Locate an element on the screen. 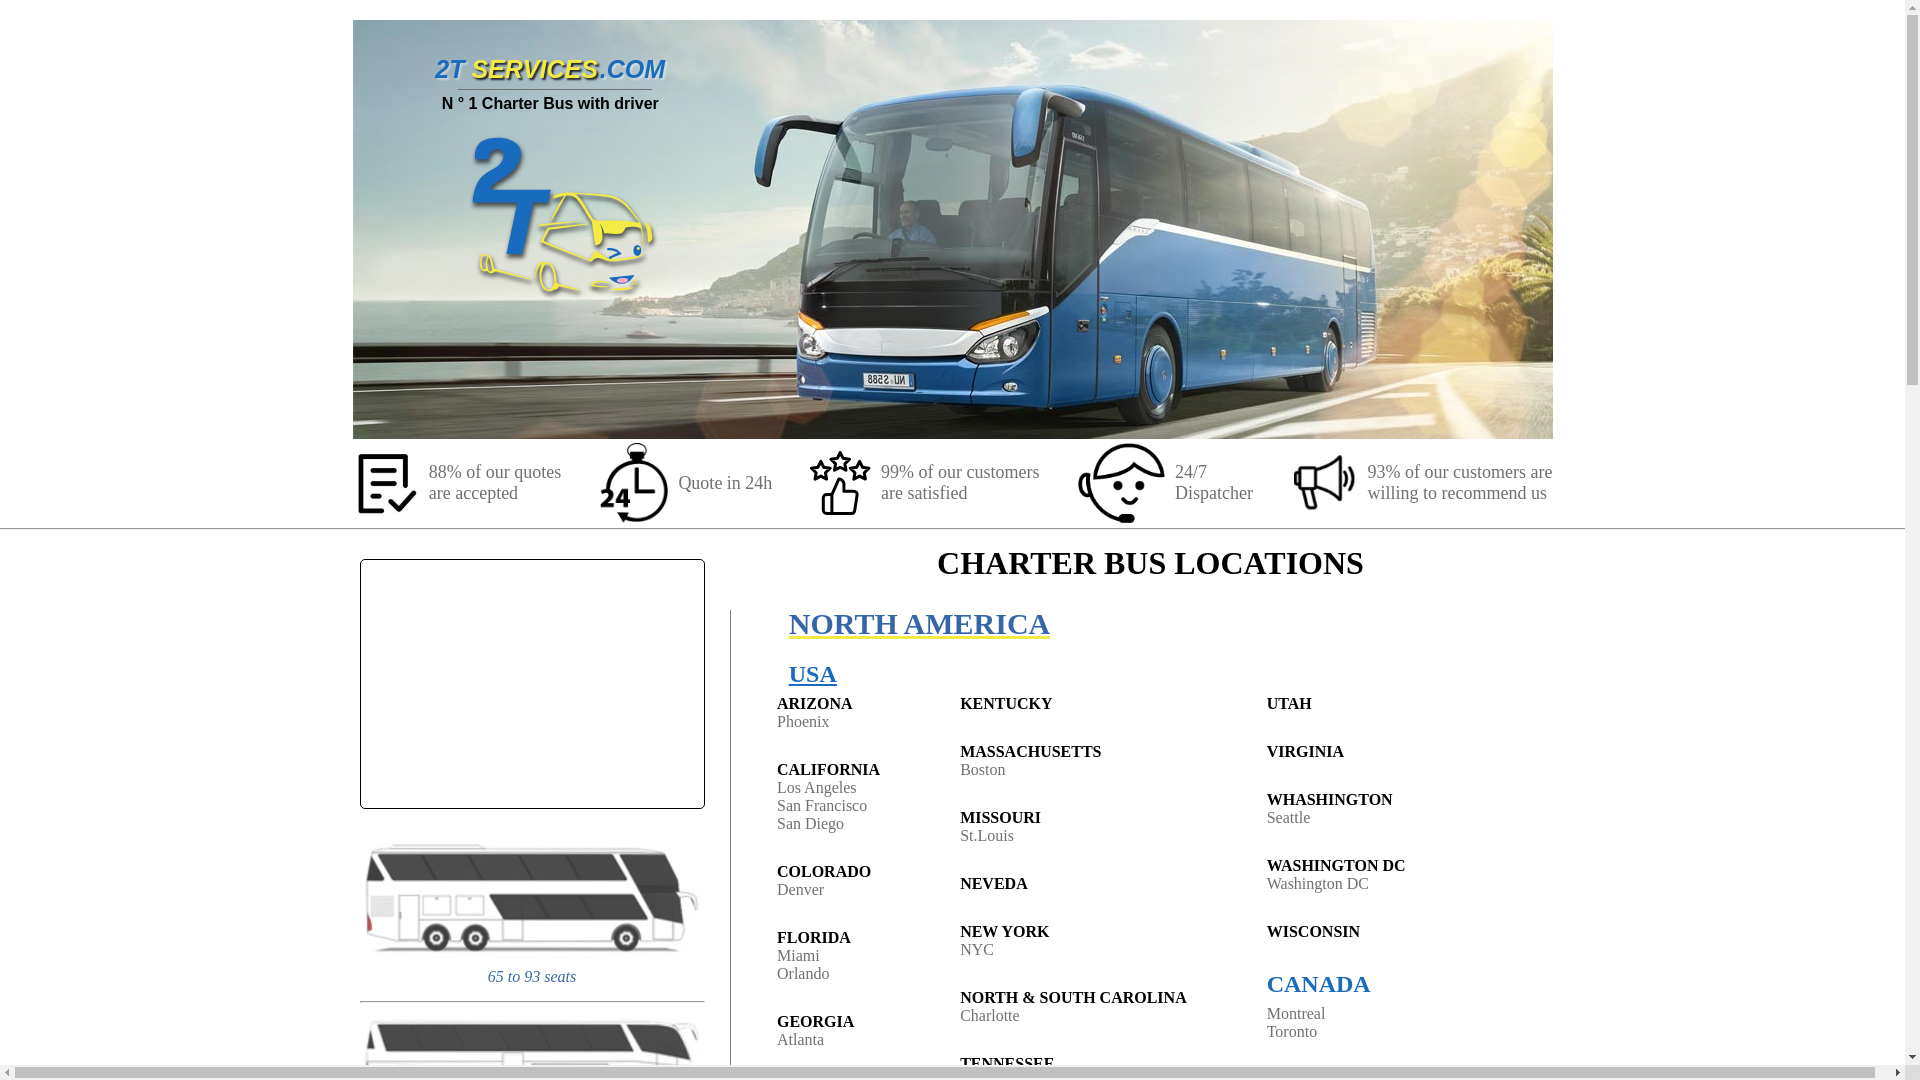 The width and height of the screenshot is (1920, 1080). 'COLORADO' is located at coordinates (776, 870).